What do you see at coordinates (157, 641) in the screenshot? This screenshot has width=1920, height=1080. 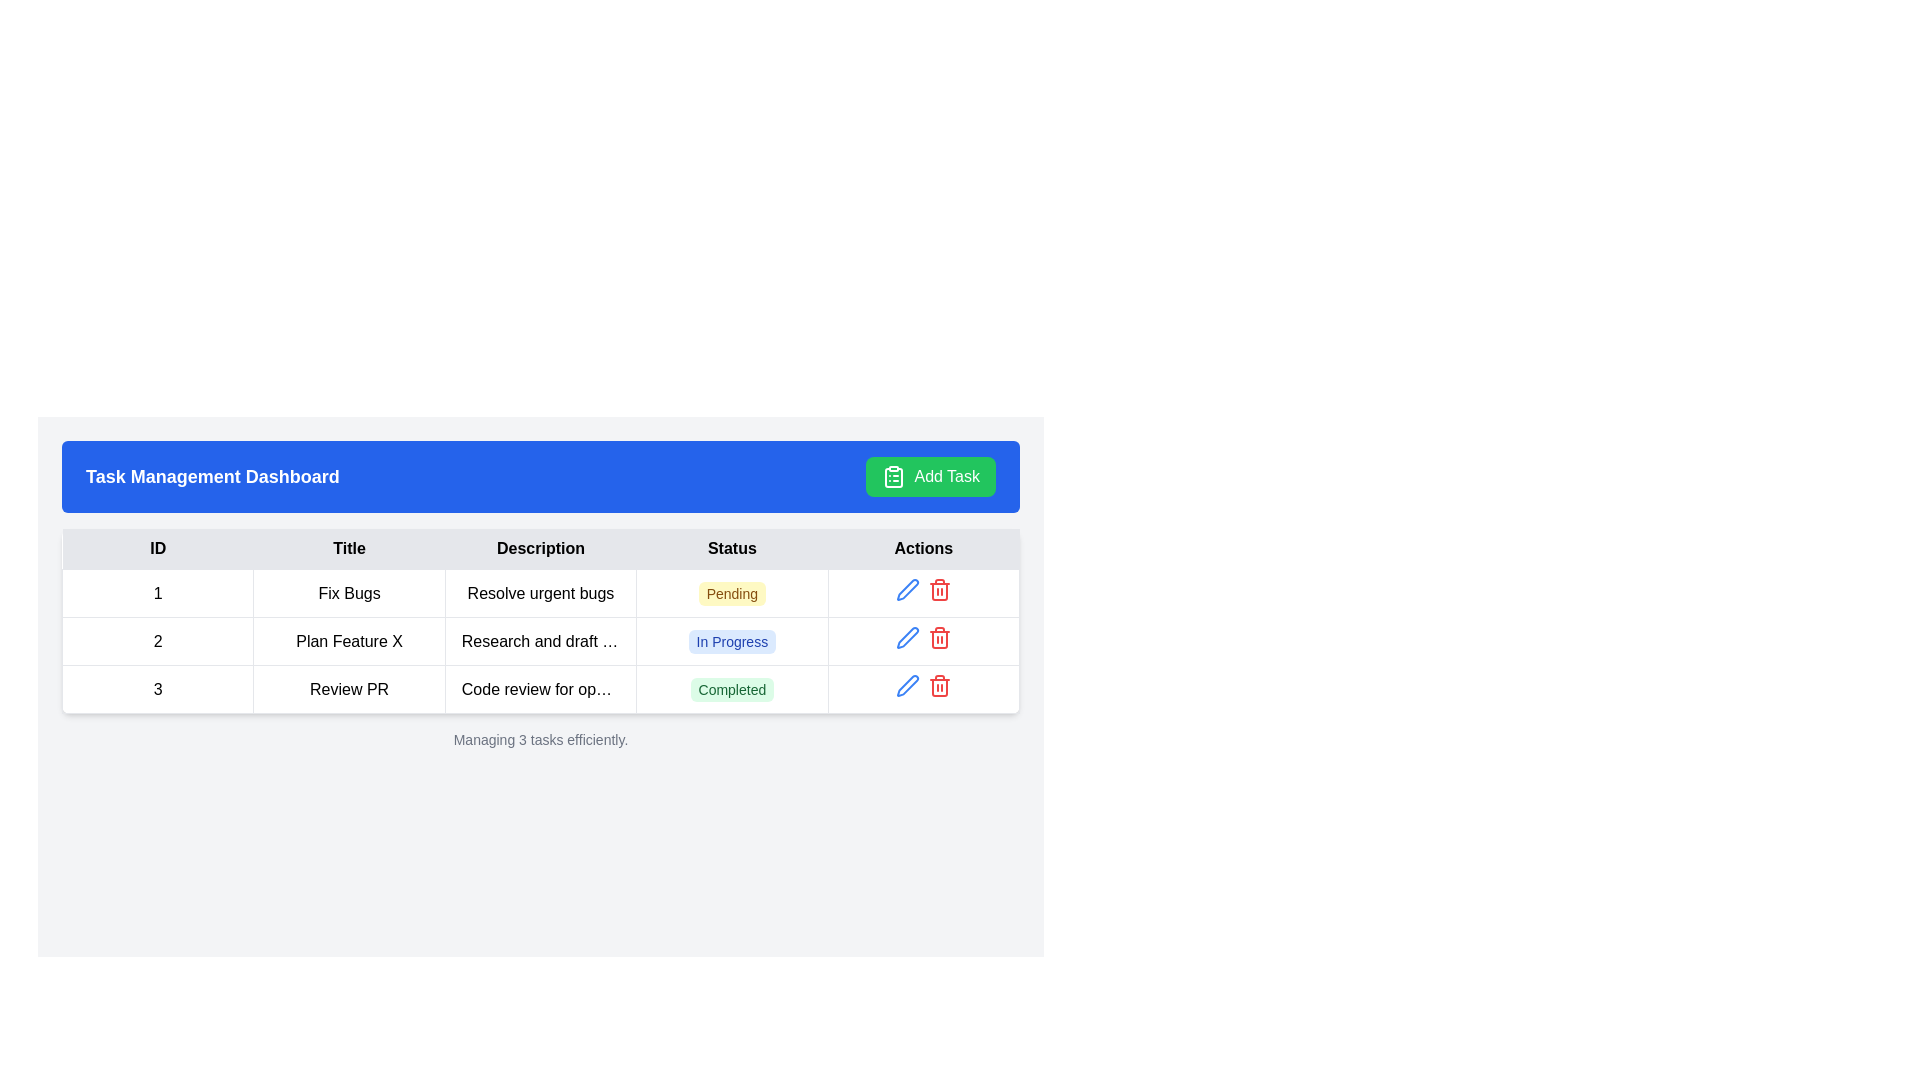 I see `the table cell displaying the numeral '2' in bold, centered font, located in the 'ID' column and second row, adjacent to 'Plan Feature X' in the 'Title' column` at bounding box center [157, 641].